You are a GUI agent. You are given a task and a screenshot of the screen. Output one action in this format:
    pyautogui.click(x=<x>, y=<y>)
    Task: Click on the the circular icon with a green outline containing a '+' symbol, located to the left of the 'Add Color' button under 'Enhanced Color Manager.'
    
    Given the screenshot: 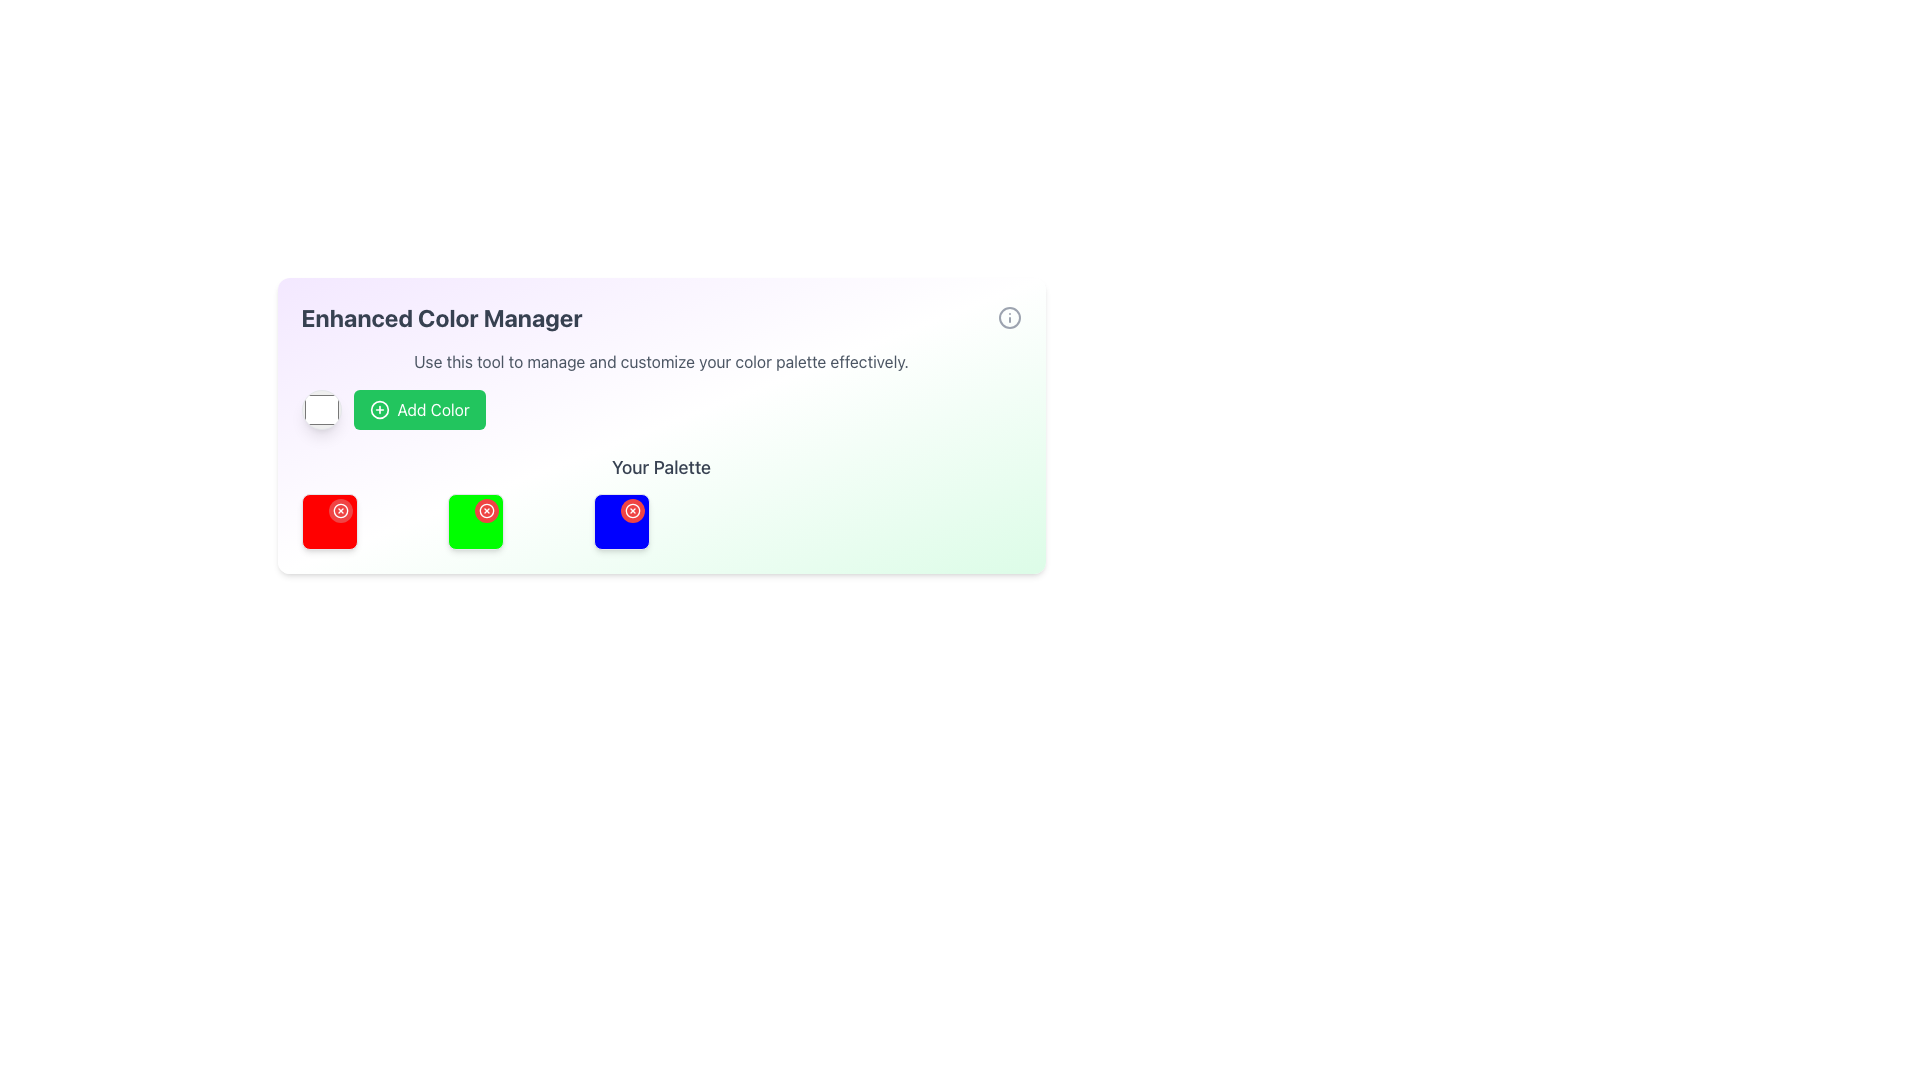 What is the action you would take?
    pyautogui.click(x=379, y=408)
    